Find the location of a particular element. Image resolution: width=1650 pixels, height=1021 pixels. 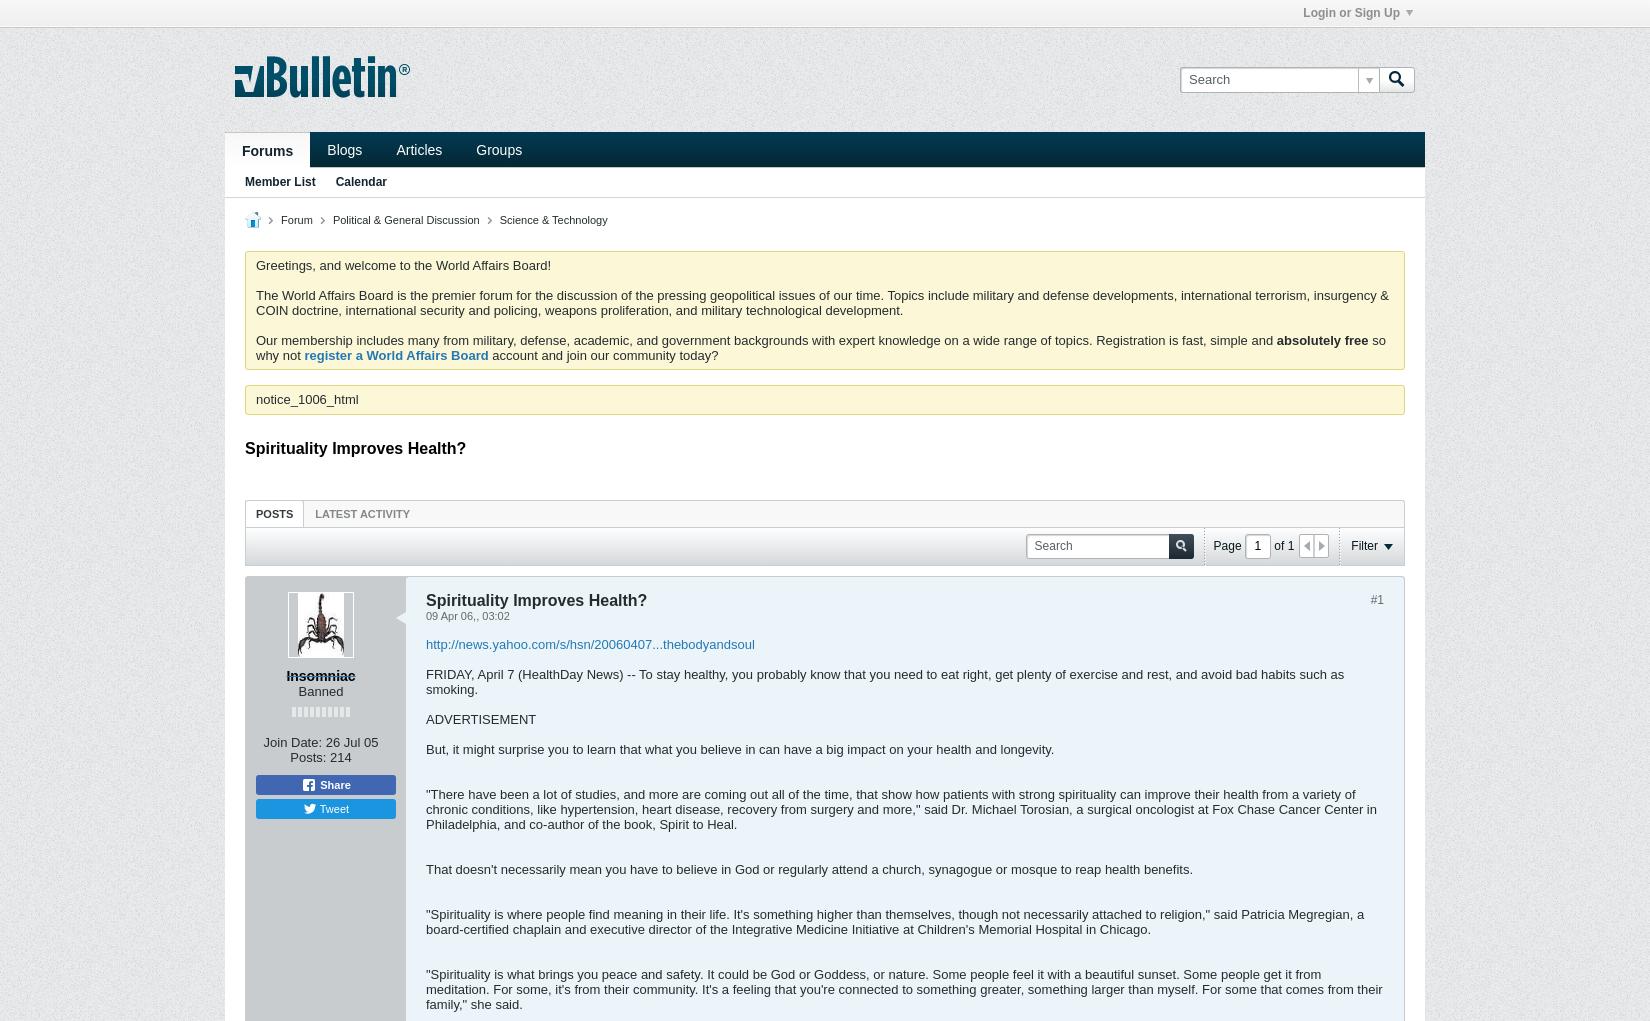

'214' is located at coordinates (340, 756).